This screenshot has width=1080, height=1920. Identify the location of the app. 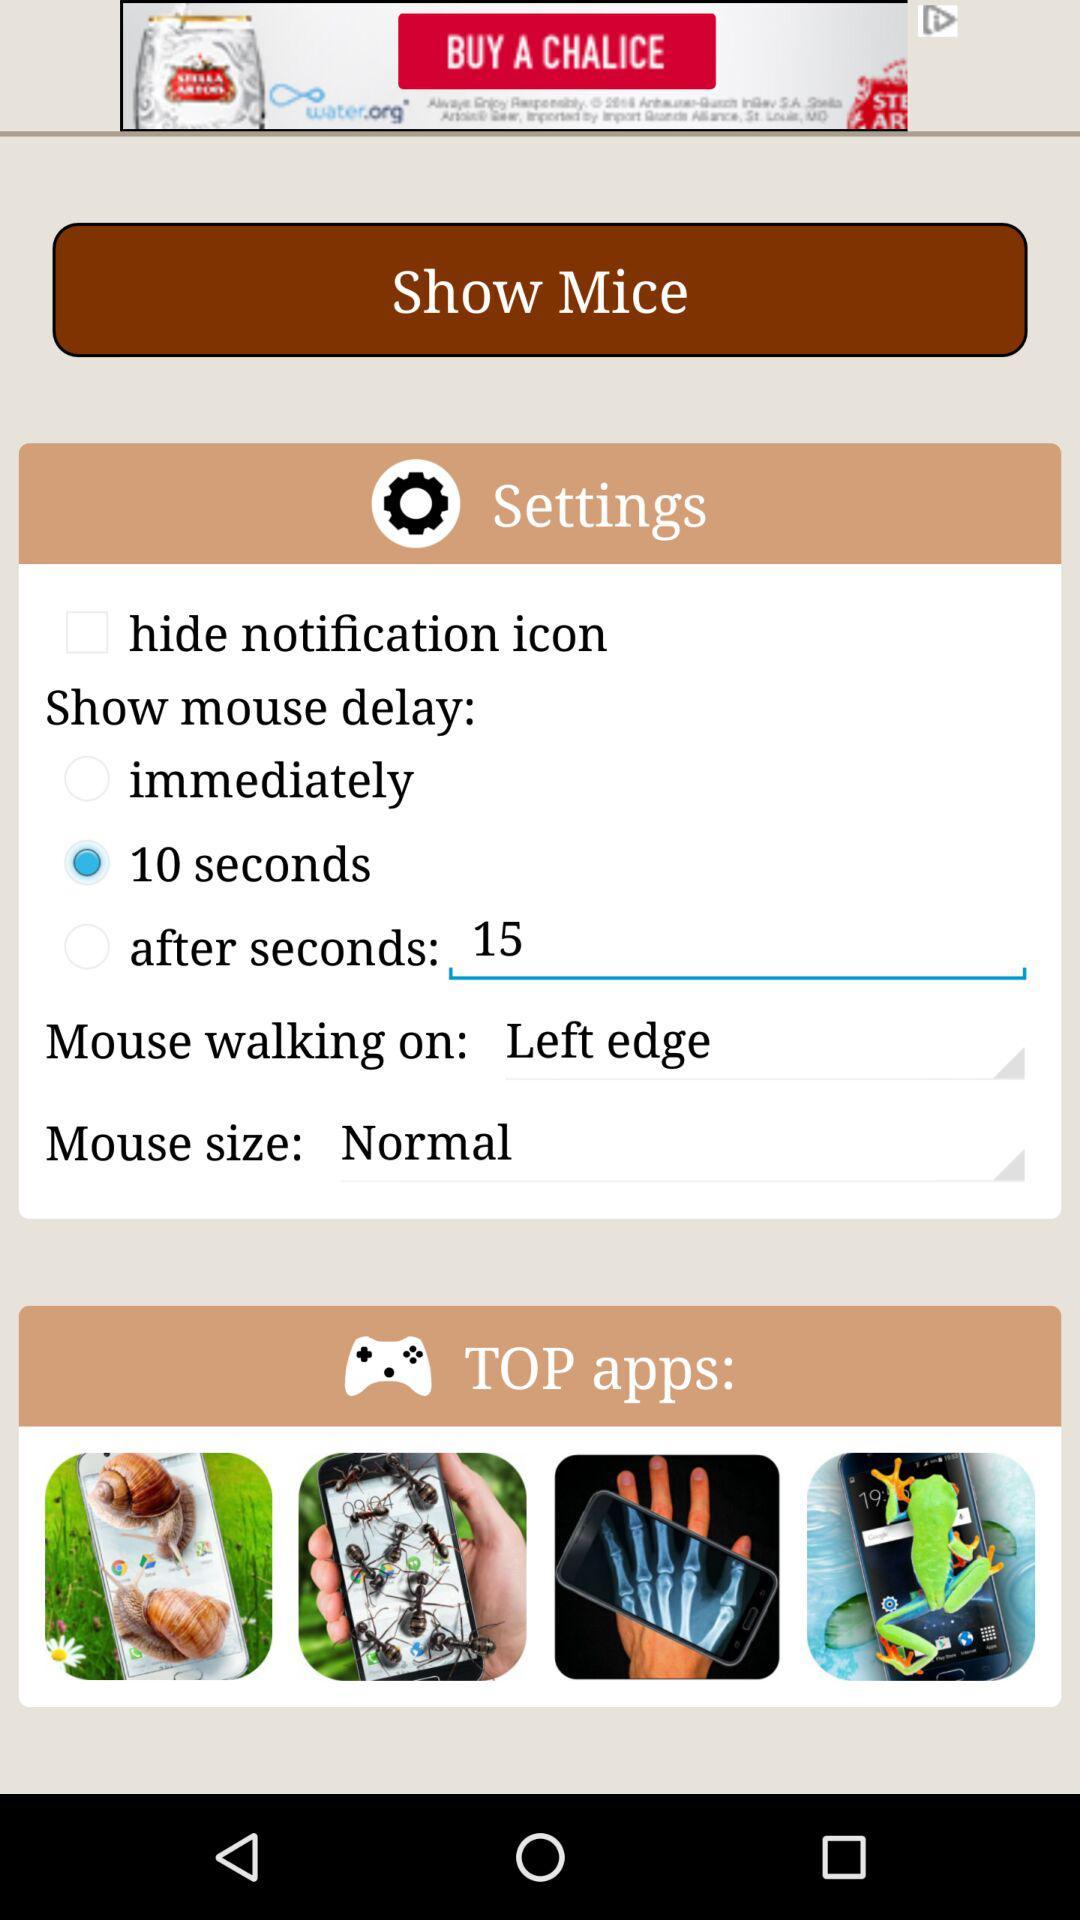
(666, 1565).